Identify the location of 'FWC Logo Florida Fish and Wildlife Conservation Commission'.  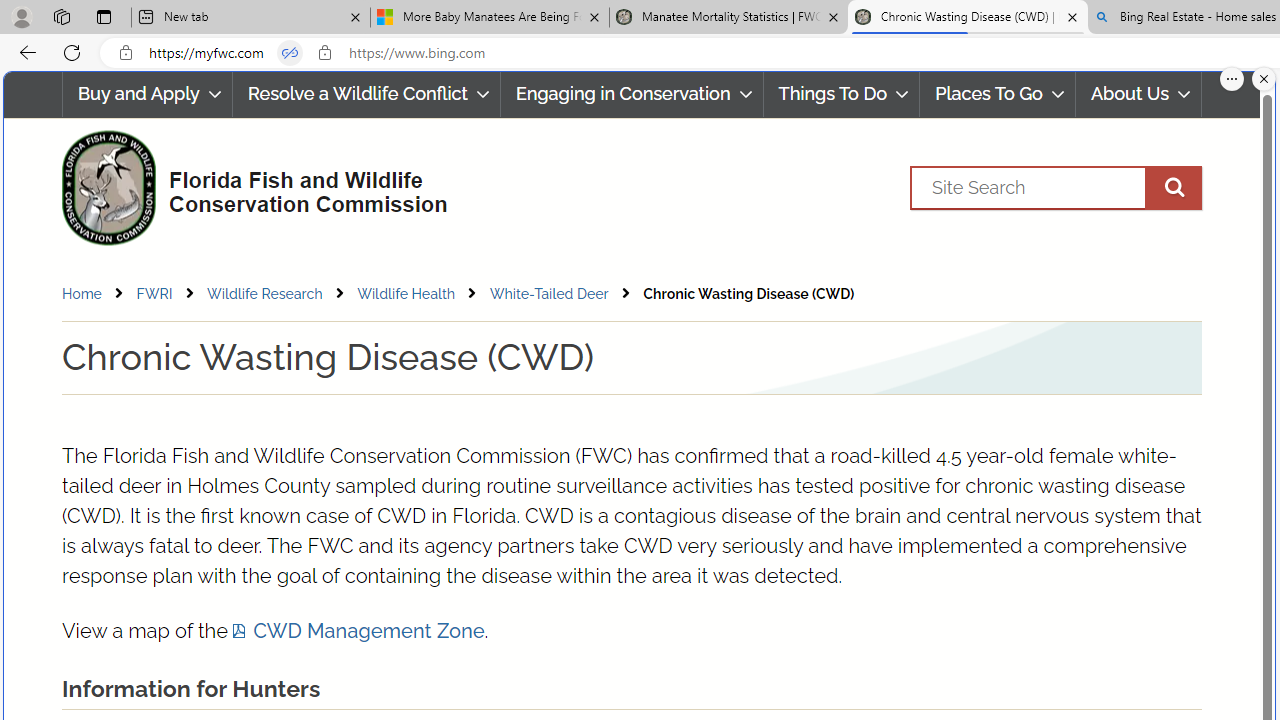
(245, 185).